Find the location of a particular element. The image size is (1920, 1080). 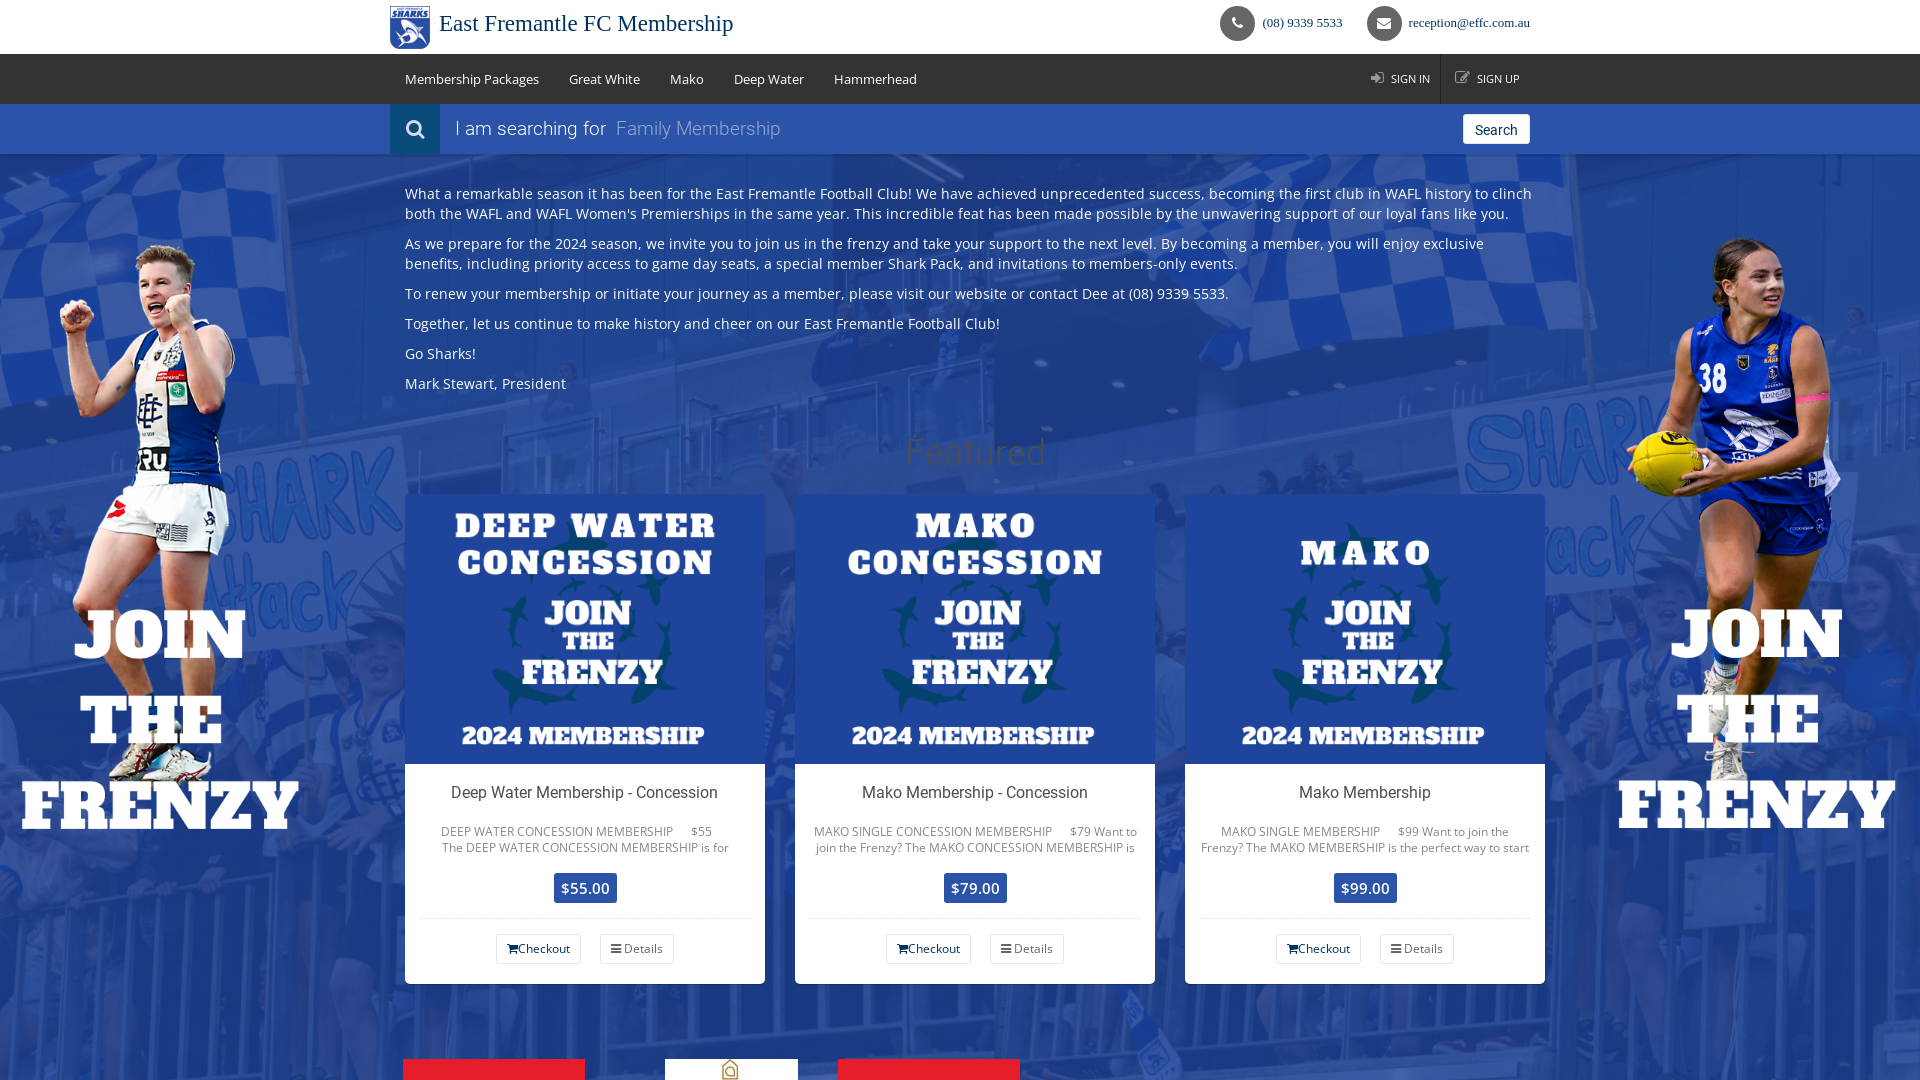

'Details' is located at coordinates (599, 947).